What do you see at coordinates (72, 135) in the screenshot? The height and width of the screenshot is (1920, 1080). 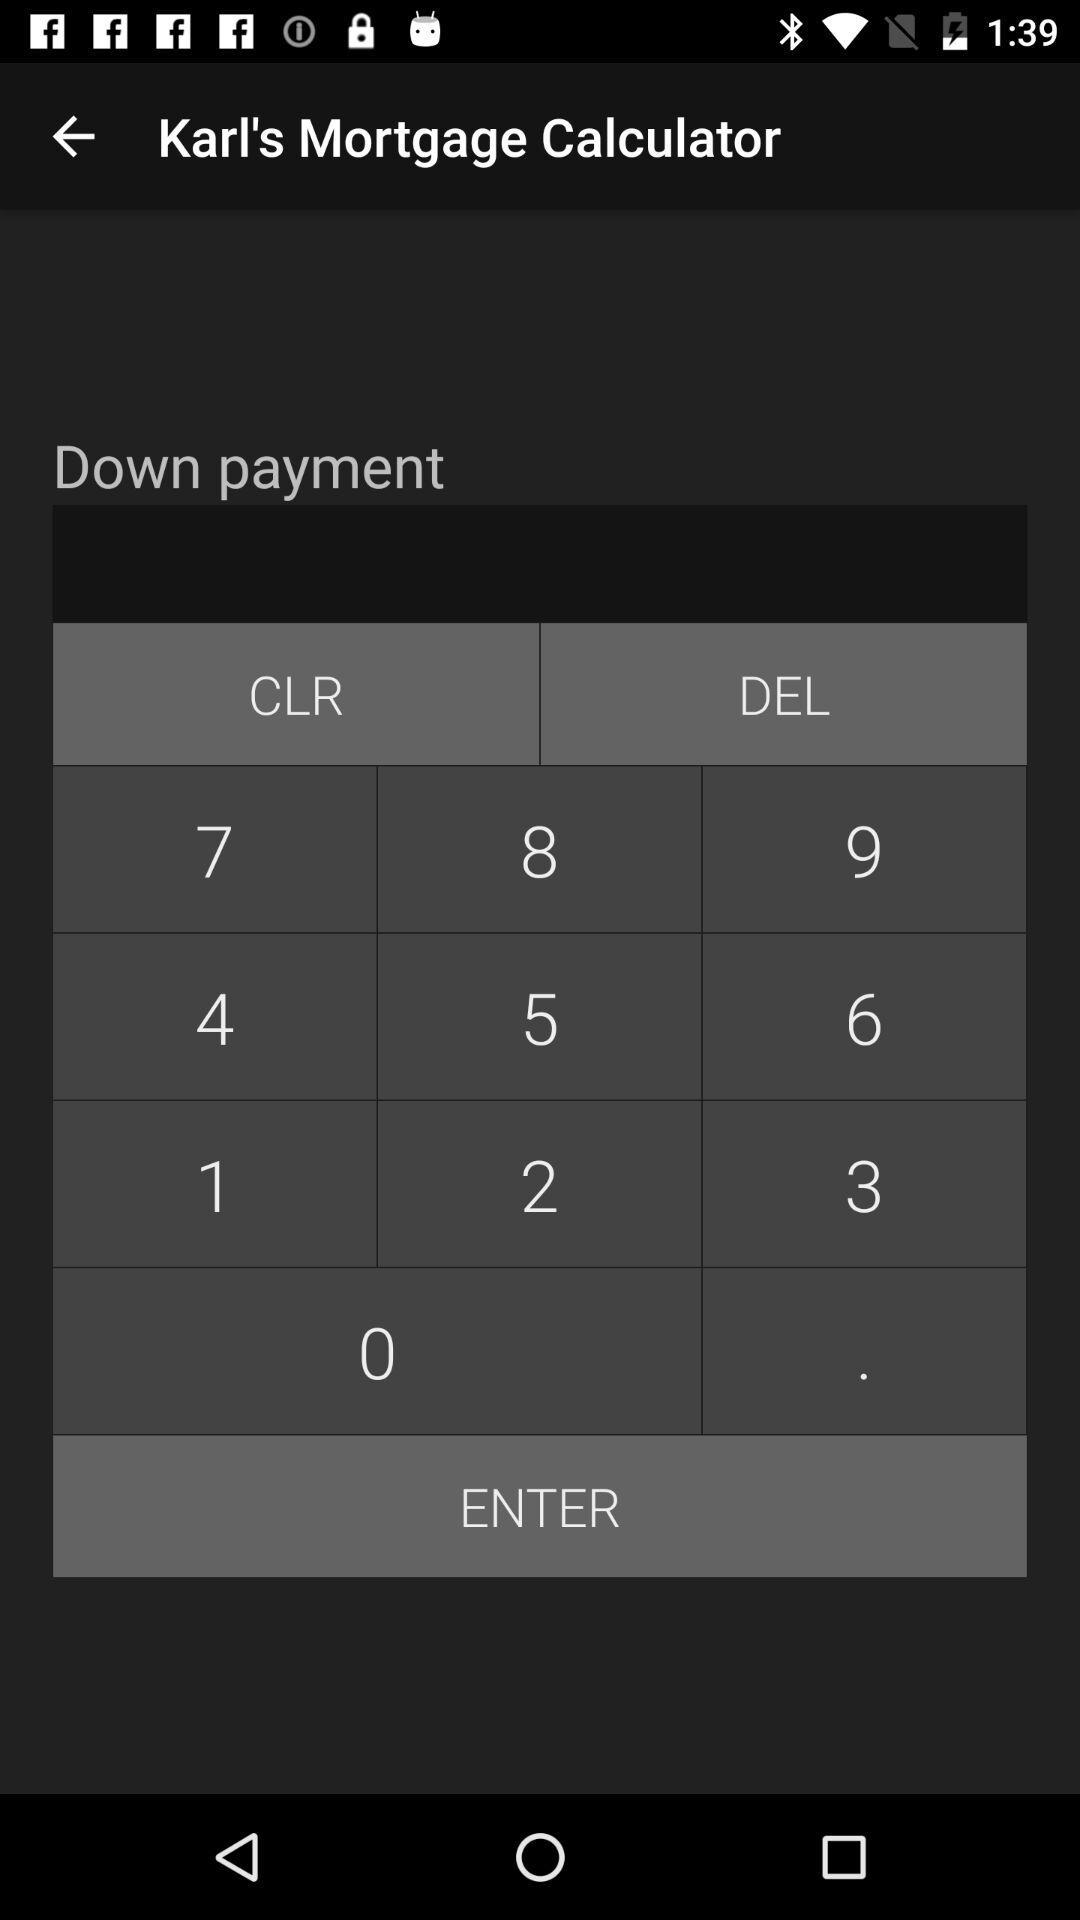 I see `app next to karl s mortgage app` at bounding box center [72, 135].